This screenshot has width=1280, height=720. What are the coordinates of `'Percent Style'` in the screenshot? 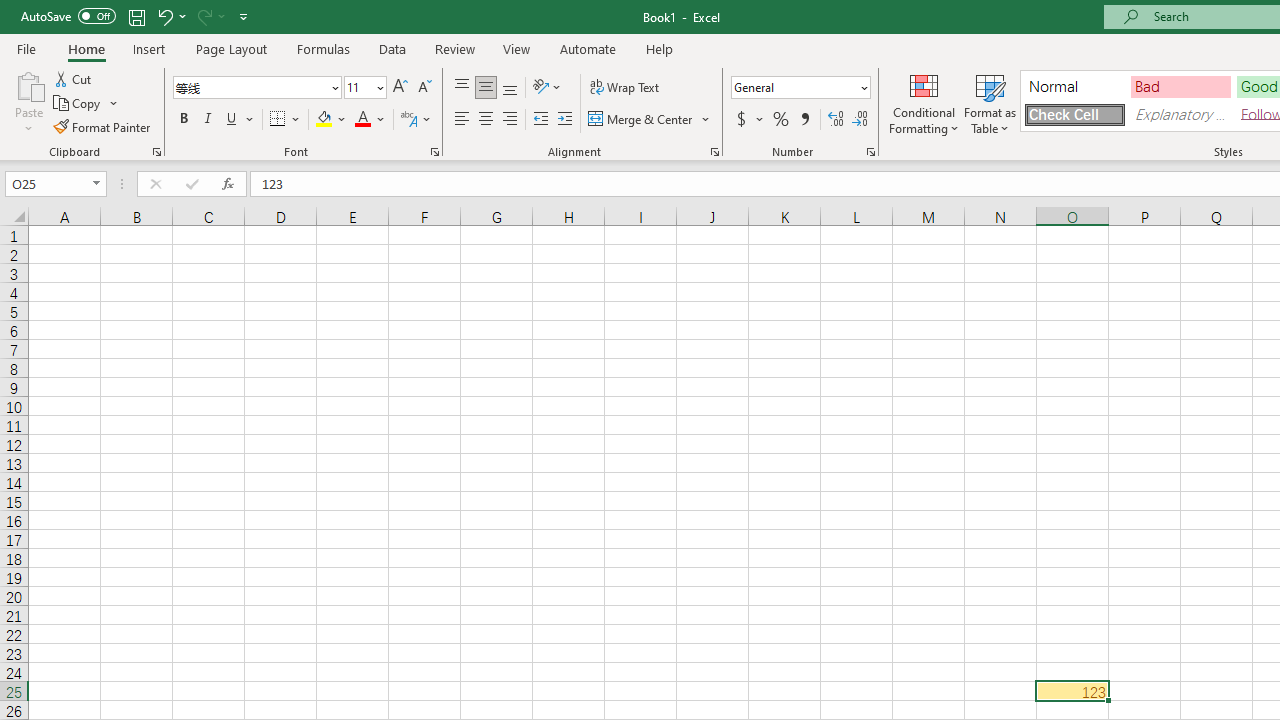 It's located at (780, 119).